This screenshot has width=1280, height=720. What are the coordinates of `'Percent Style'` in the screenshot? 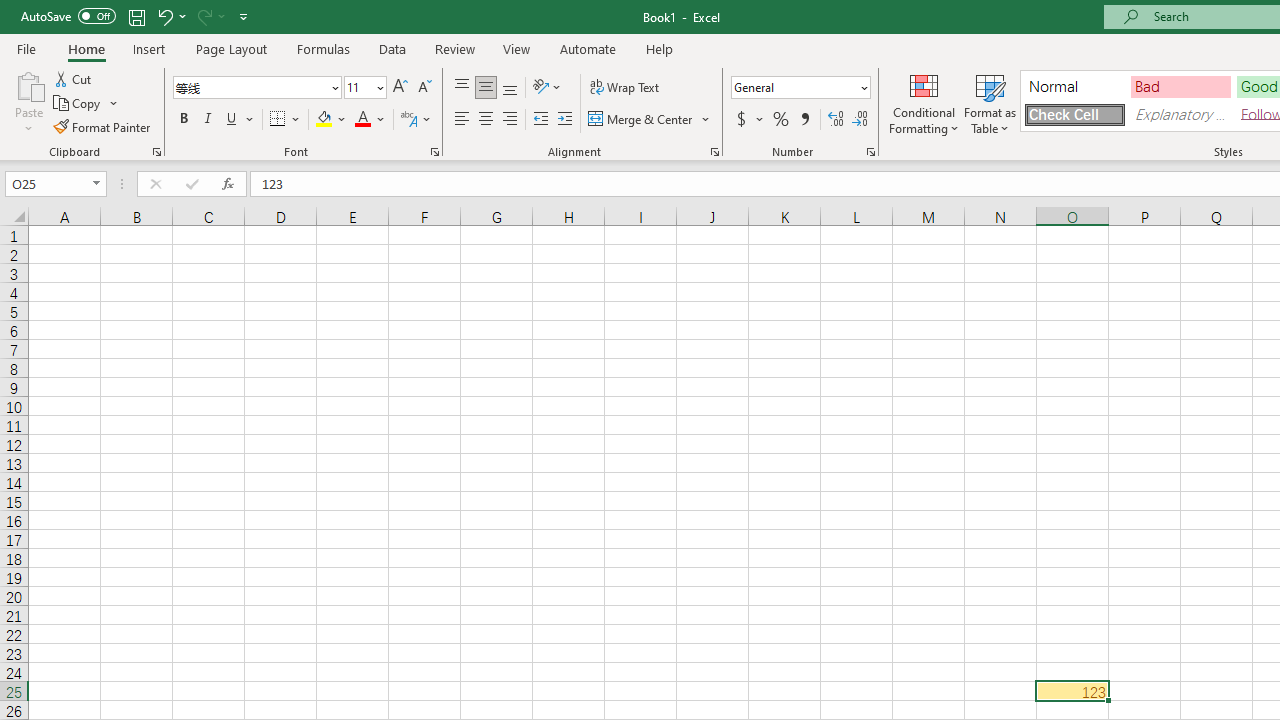 It's located at (780, 119).